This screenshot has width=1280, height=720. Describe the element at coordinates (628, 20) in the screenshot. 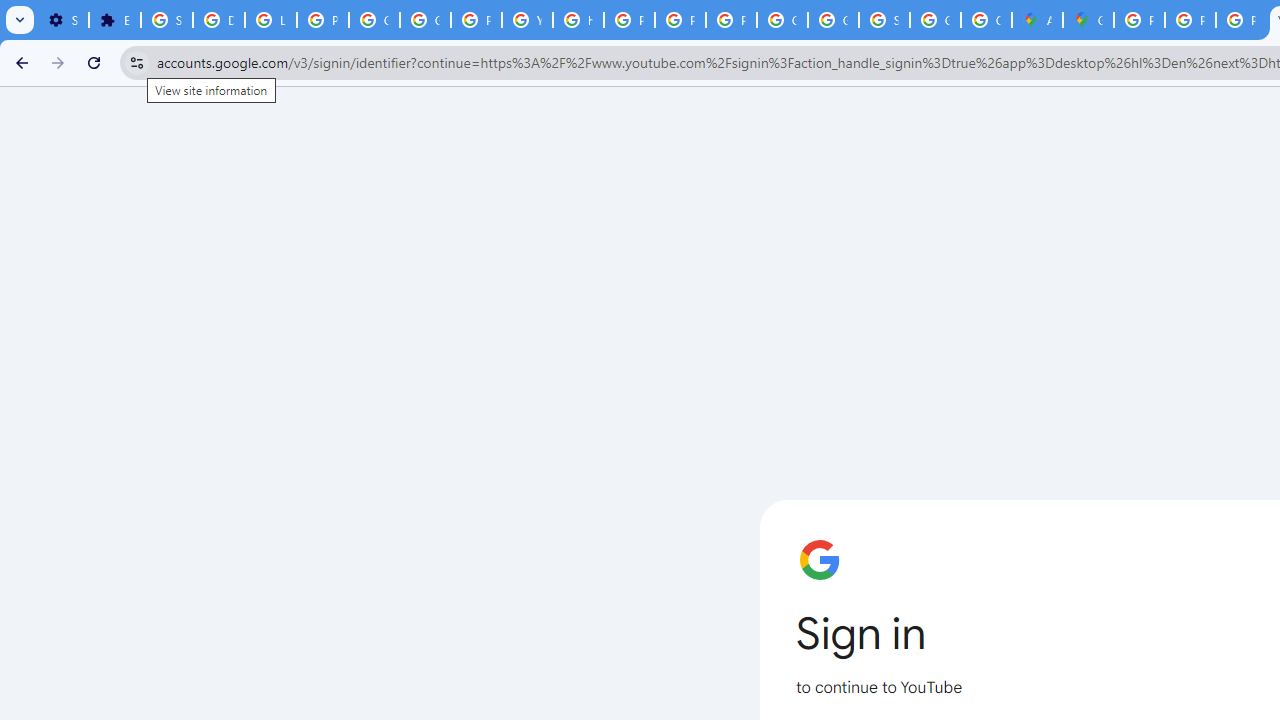

I see `'Privacy Help Center - Policies Help'` at that location.